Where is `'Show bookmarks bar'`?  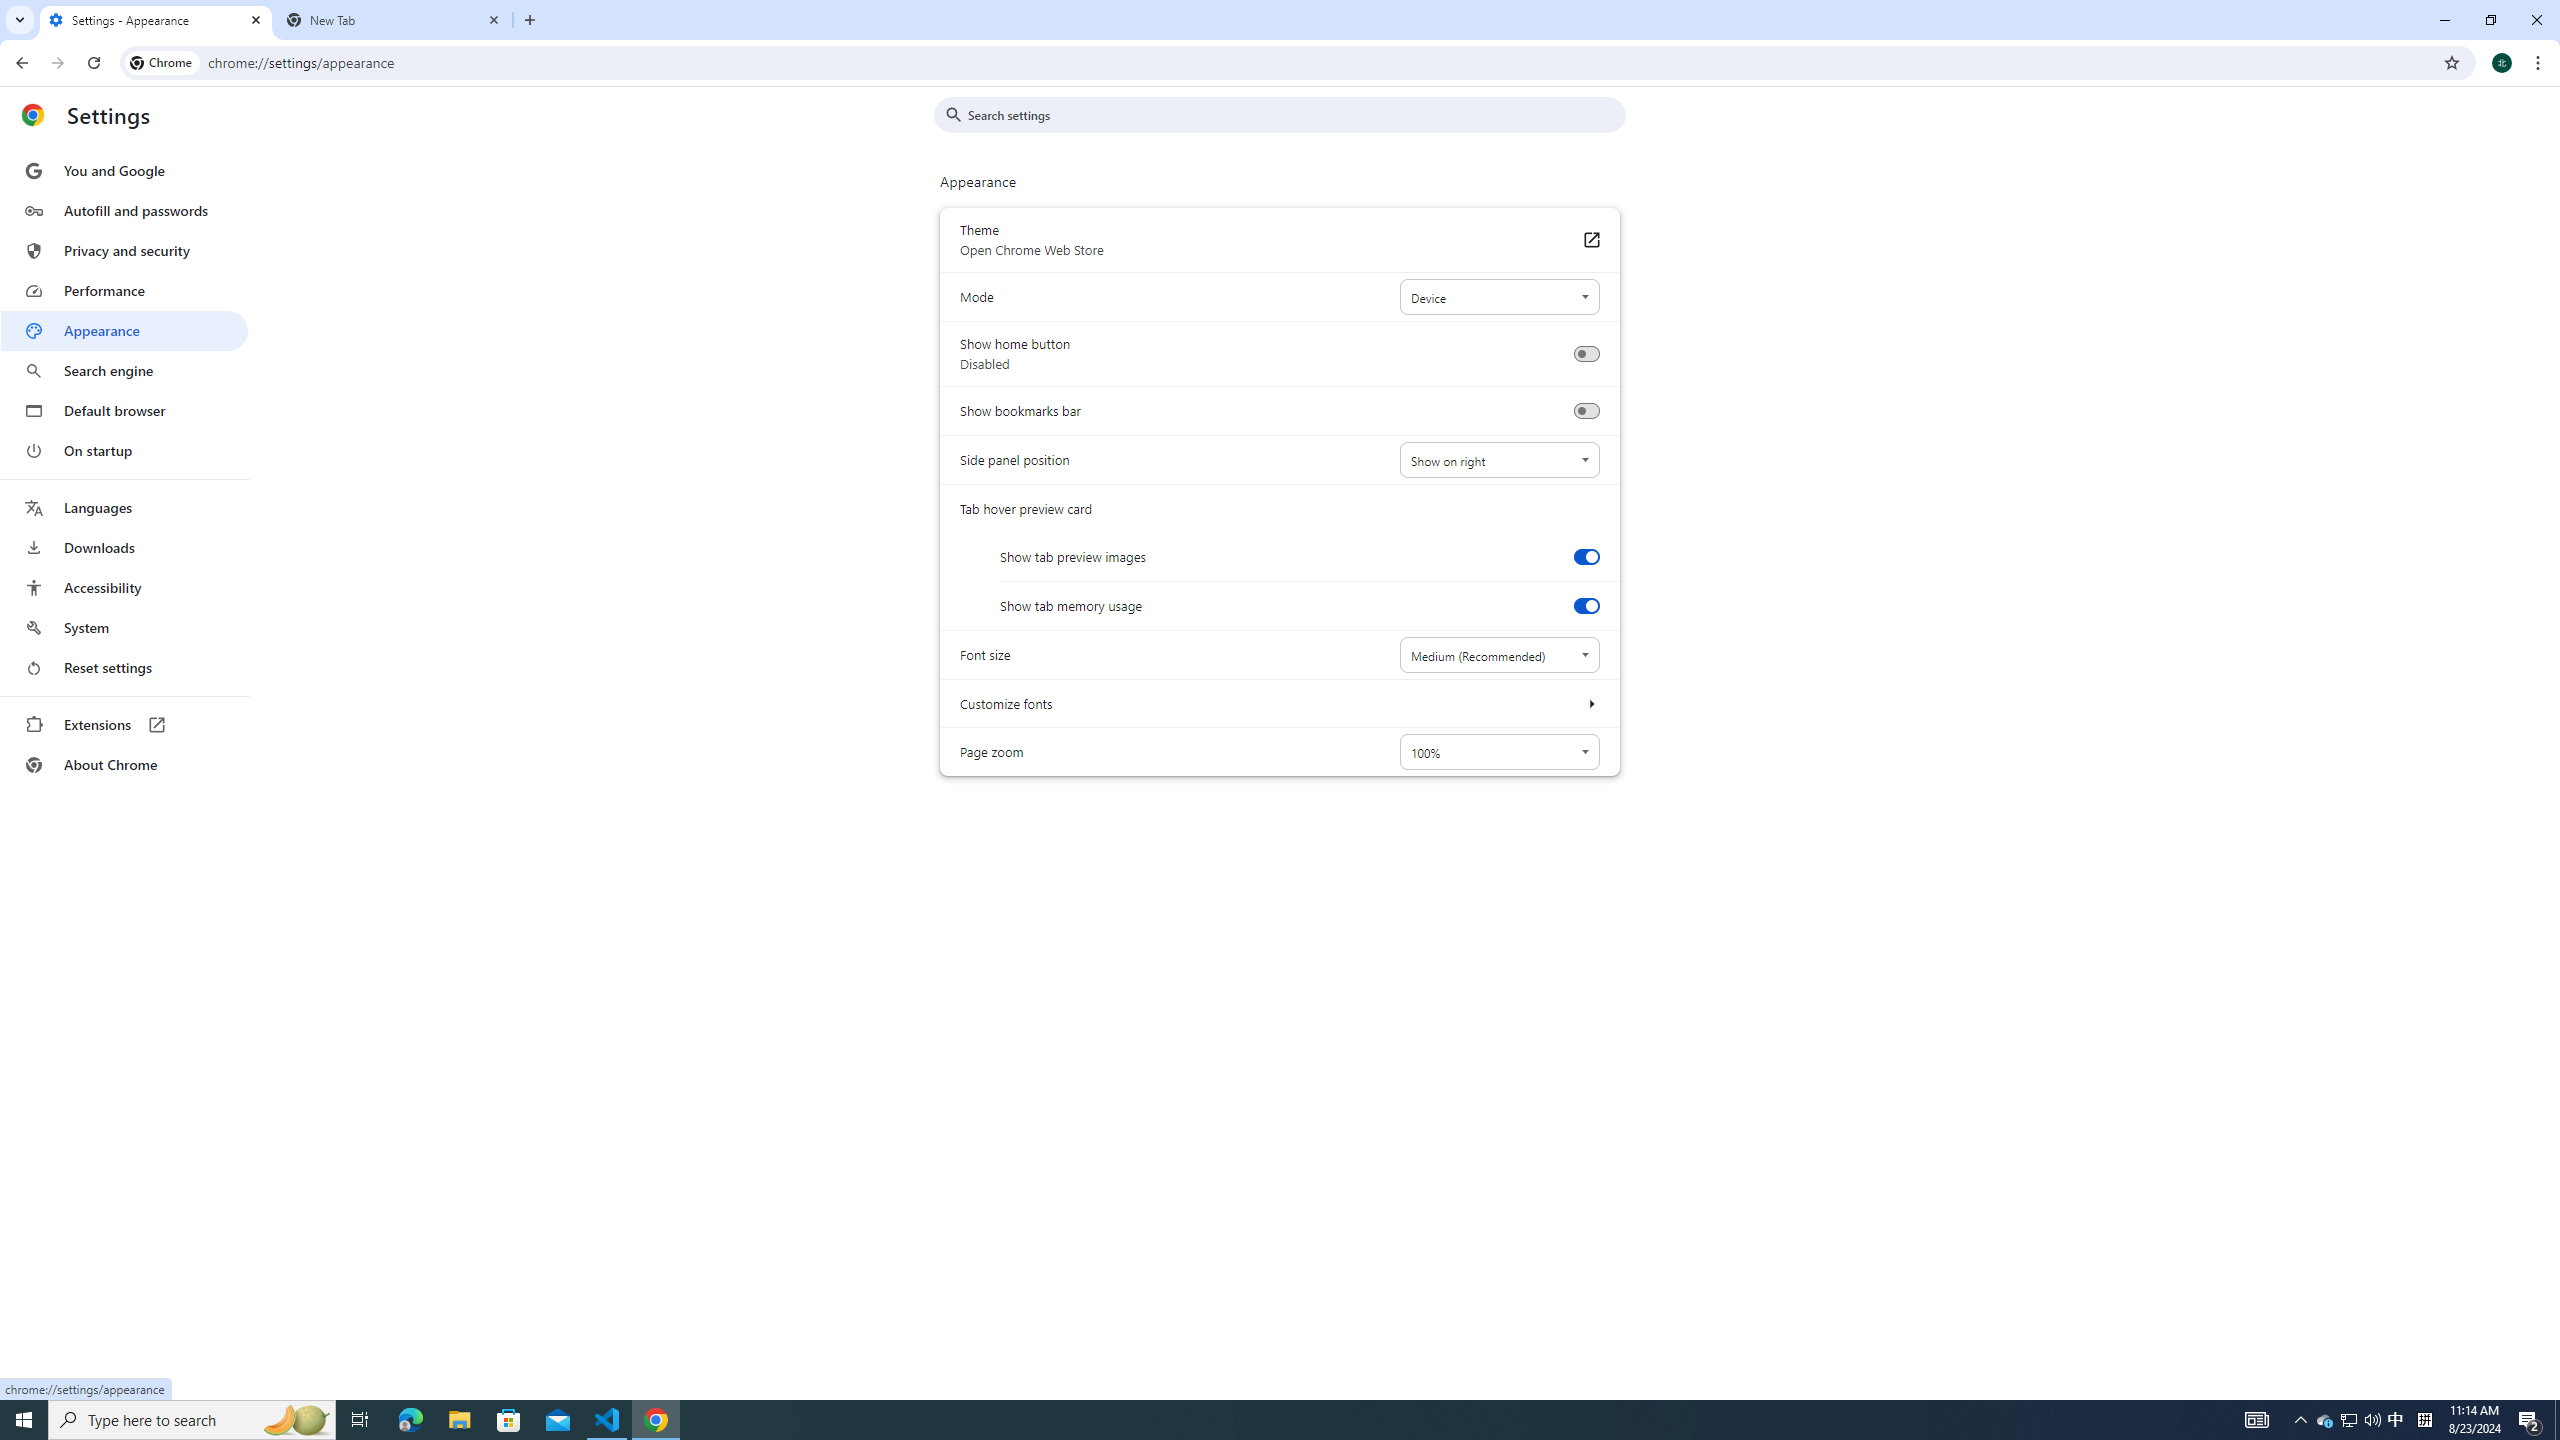 'Show bookmarks bar' is located at coordinates (1585, 410).